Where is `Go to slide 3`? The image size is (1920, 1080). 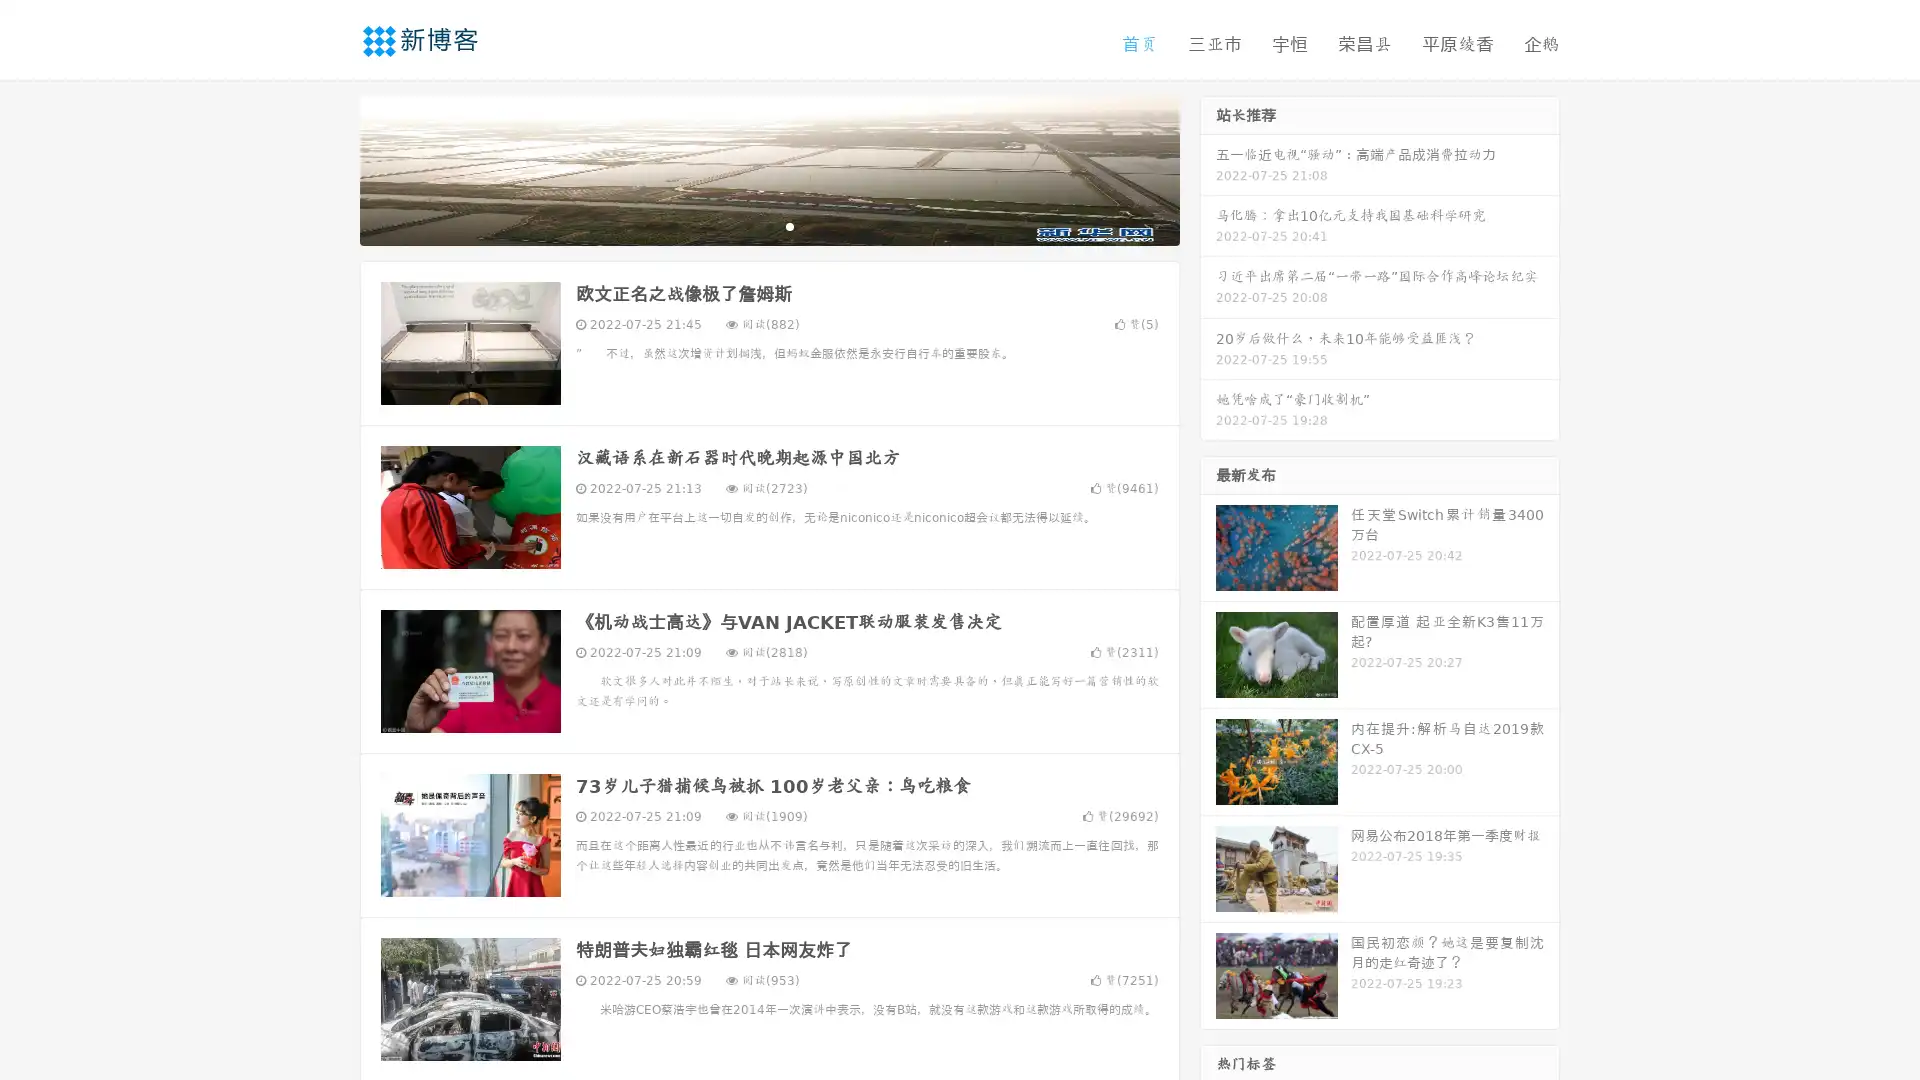
Go to slide 3 is located at coordinates (789, 225).